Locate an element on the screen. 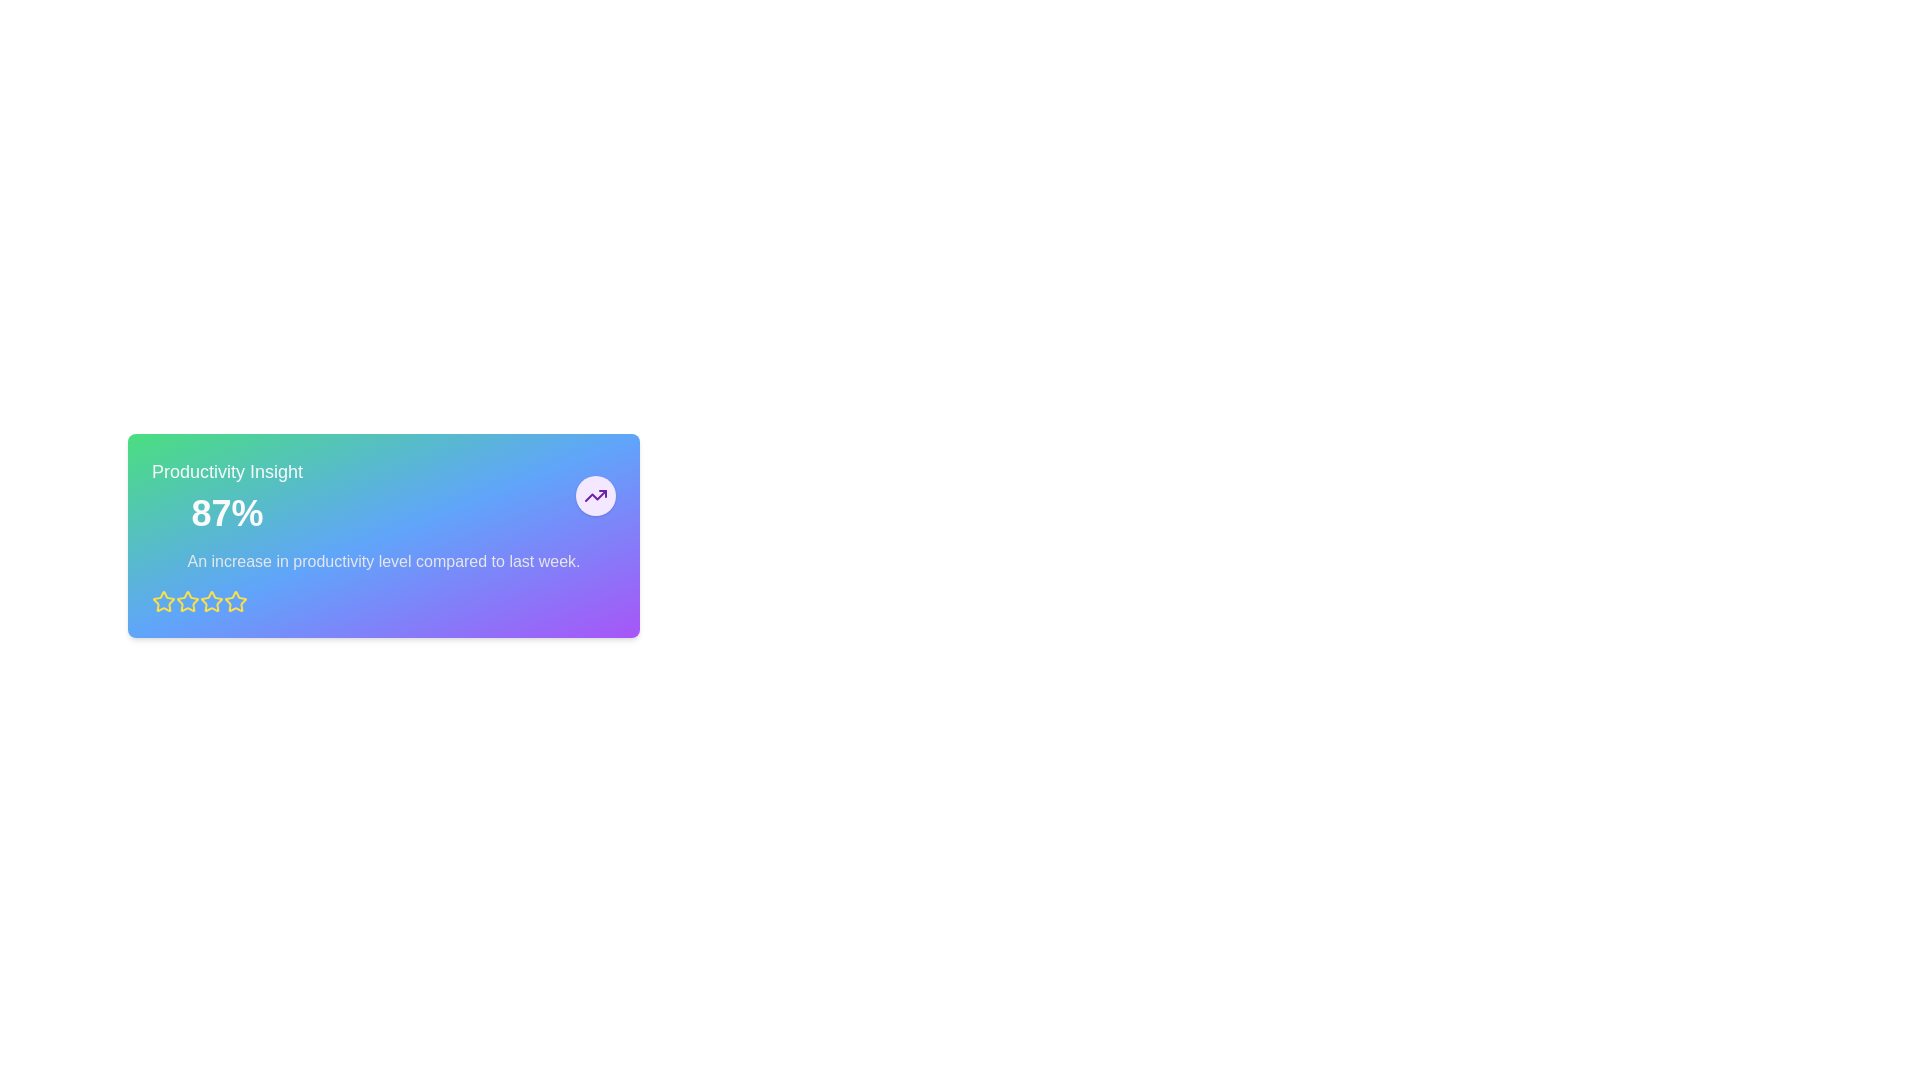 Image resolution: width=1920 pixels, height=1080 pixels. the first star icon in the rating system is located at coordinates (163, 600).